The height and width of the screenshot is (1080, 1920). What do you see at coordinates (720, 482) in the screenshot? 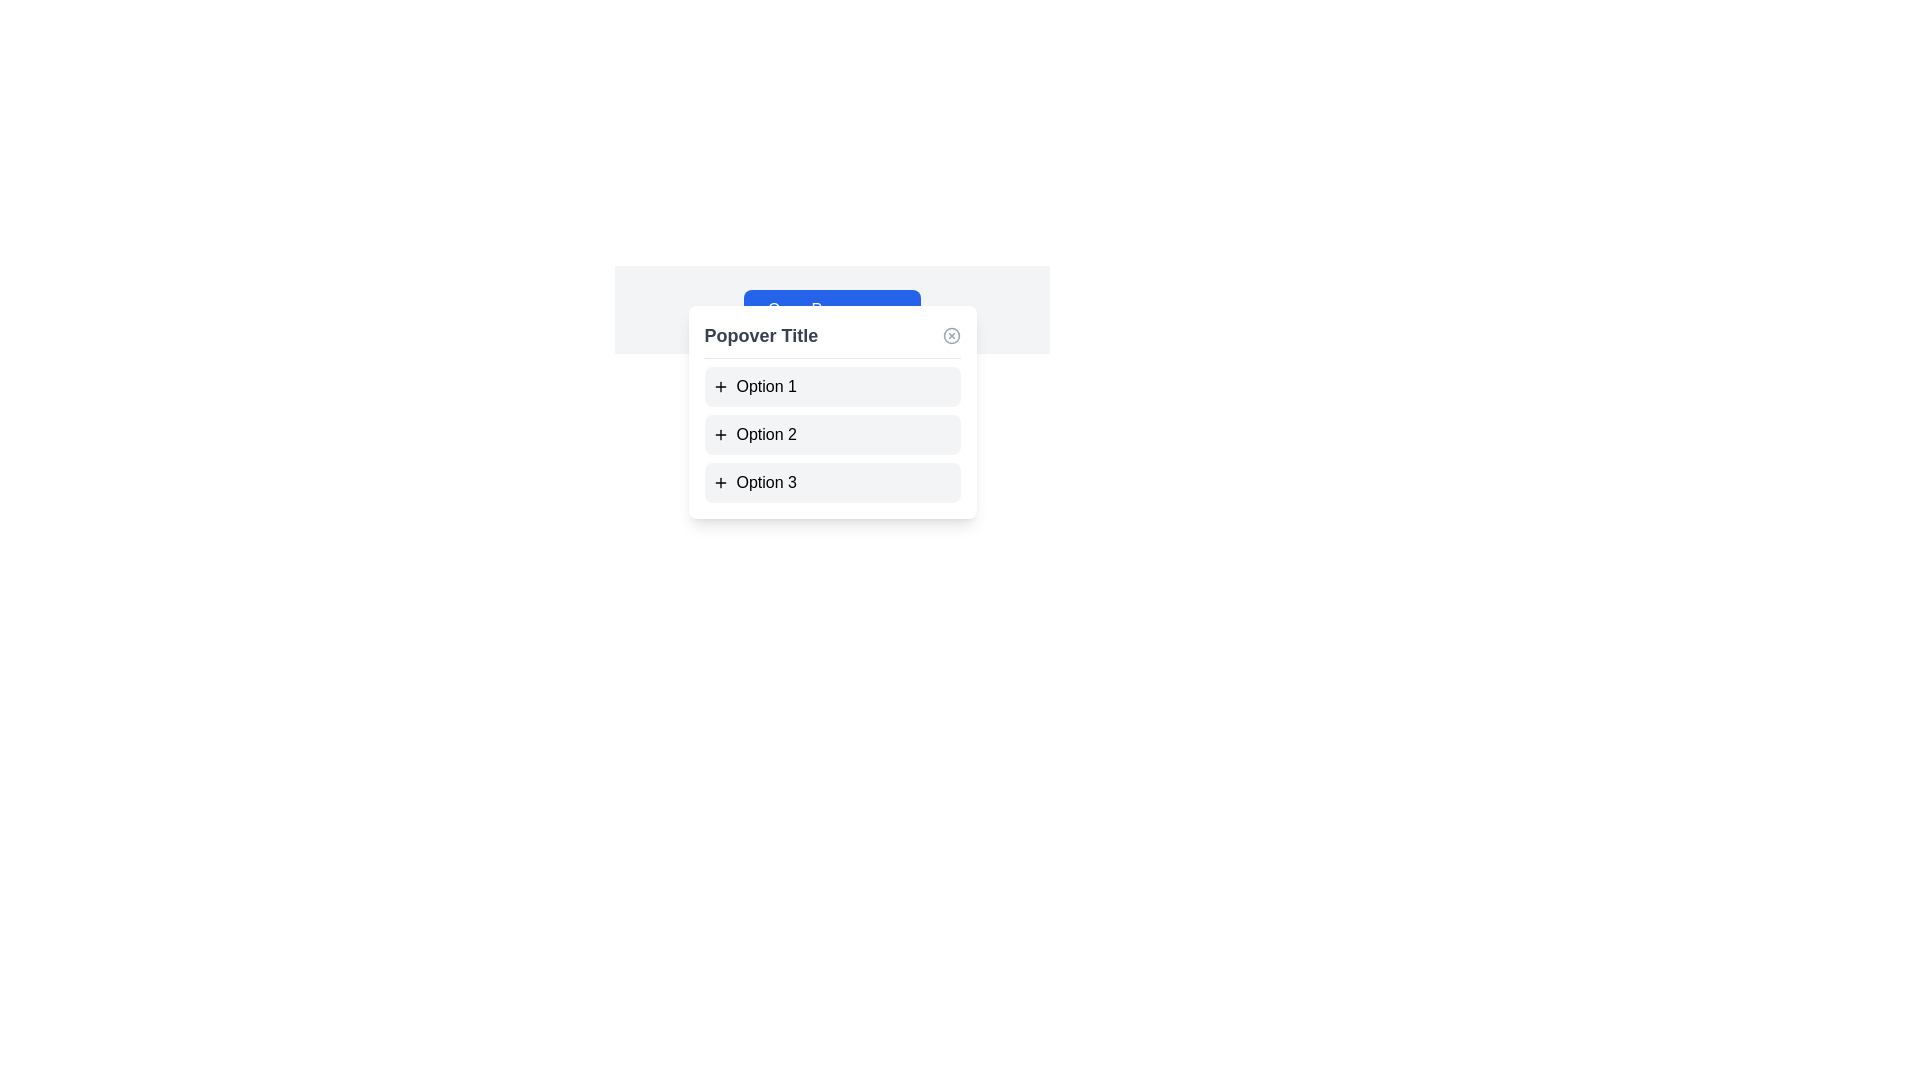
I see `the plus icon that triggers the 'Option 3' feature, located on the left side of the 'Option 3' text within the third list item of a popover menu` at bounding box center [720, 482].